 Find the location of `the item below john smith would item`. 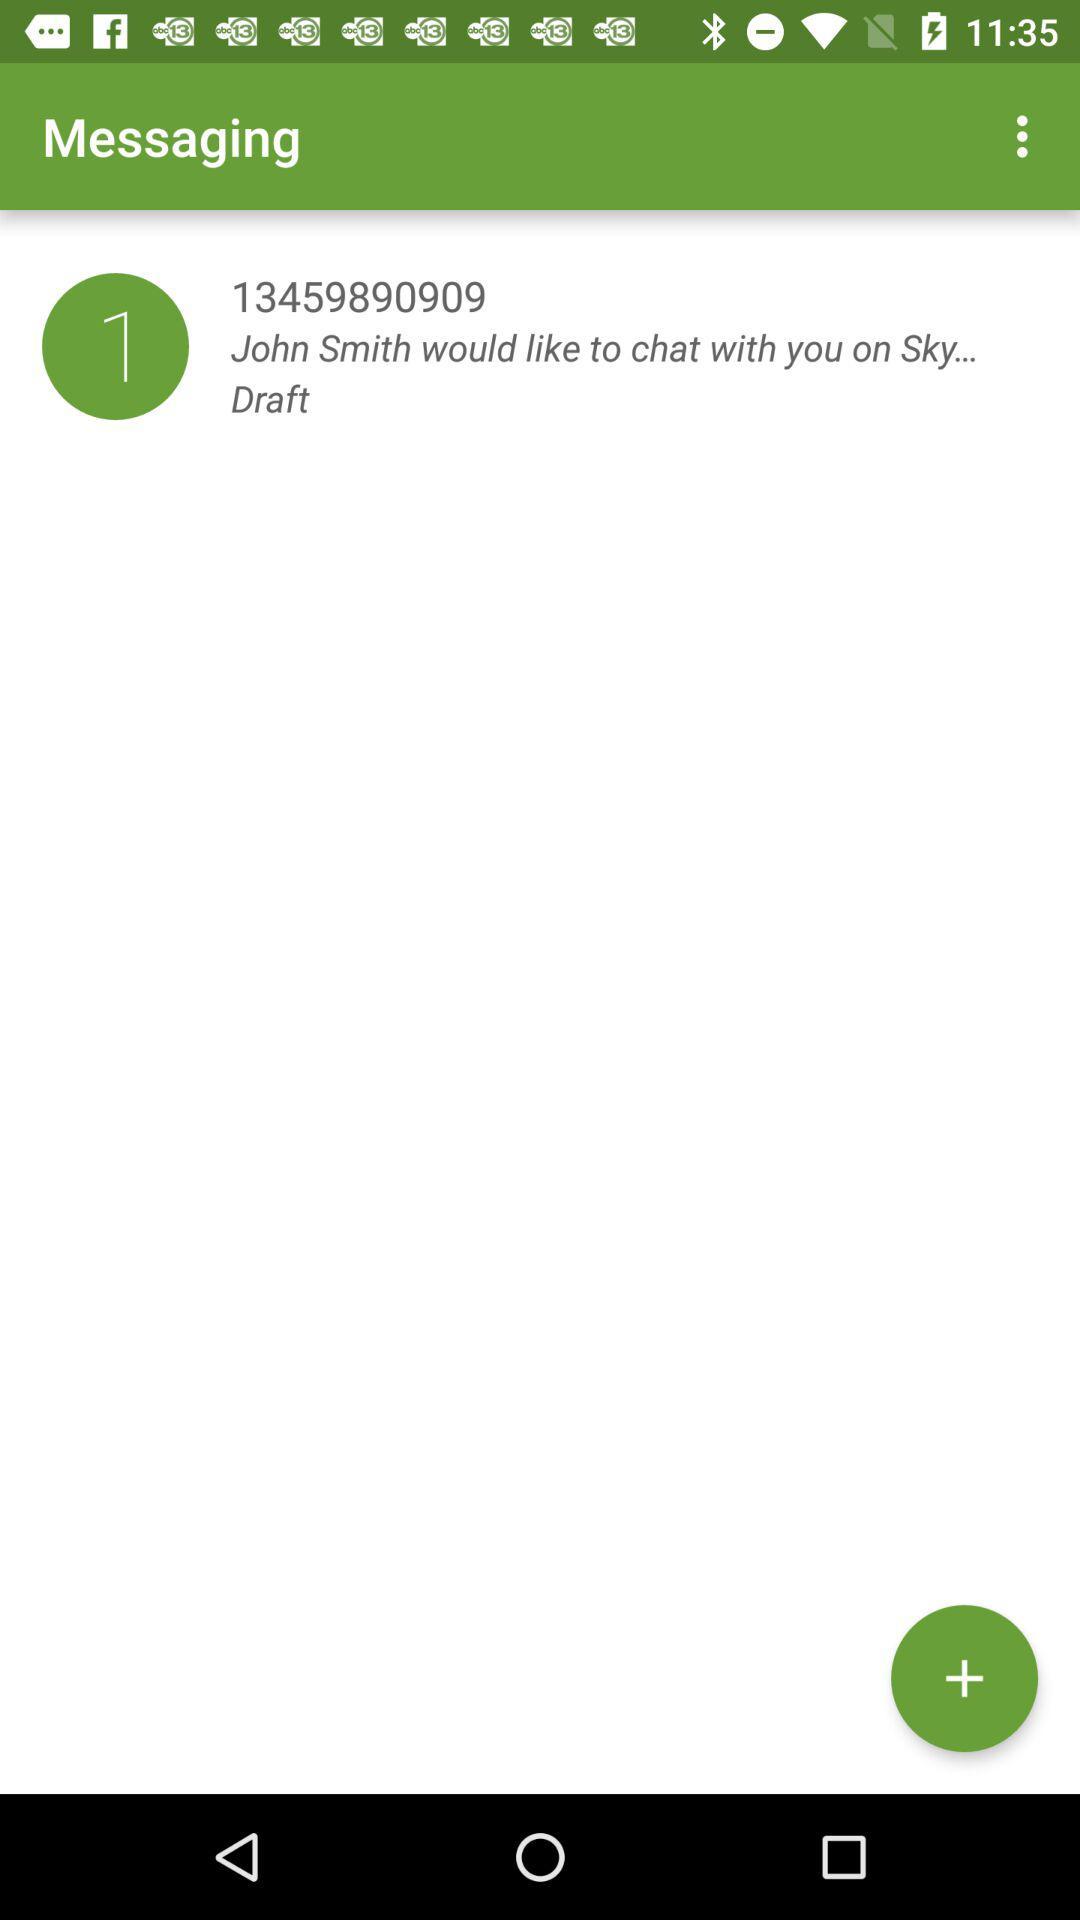

the item below john smith would item is located at coordinates (963, 1678).